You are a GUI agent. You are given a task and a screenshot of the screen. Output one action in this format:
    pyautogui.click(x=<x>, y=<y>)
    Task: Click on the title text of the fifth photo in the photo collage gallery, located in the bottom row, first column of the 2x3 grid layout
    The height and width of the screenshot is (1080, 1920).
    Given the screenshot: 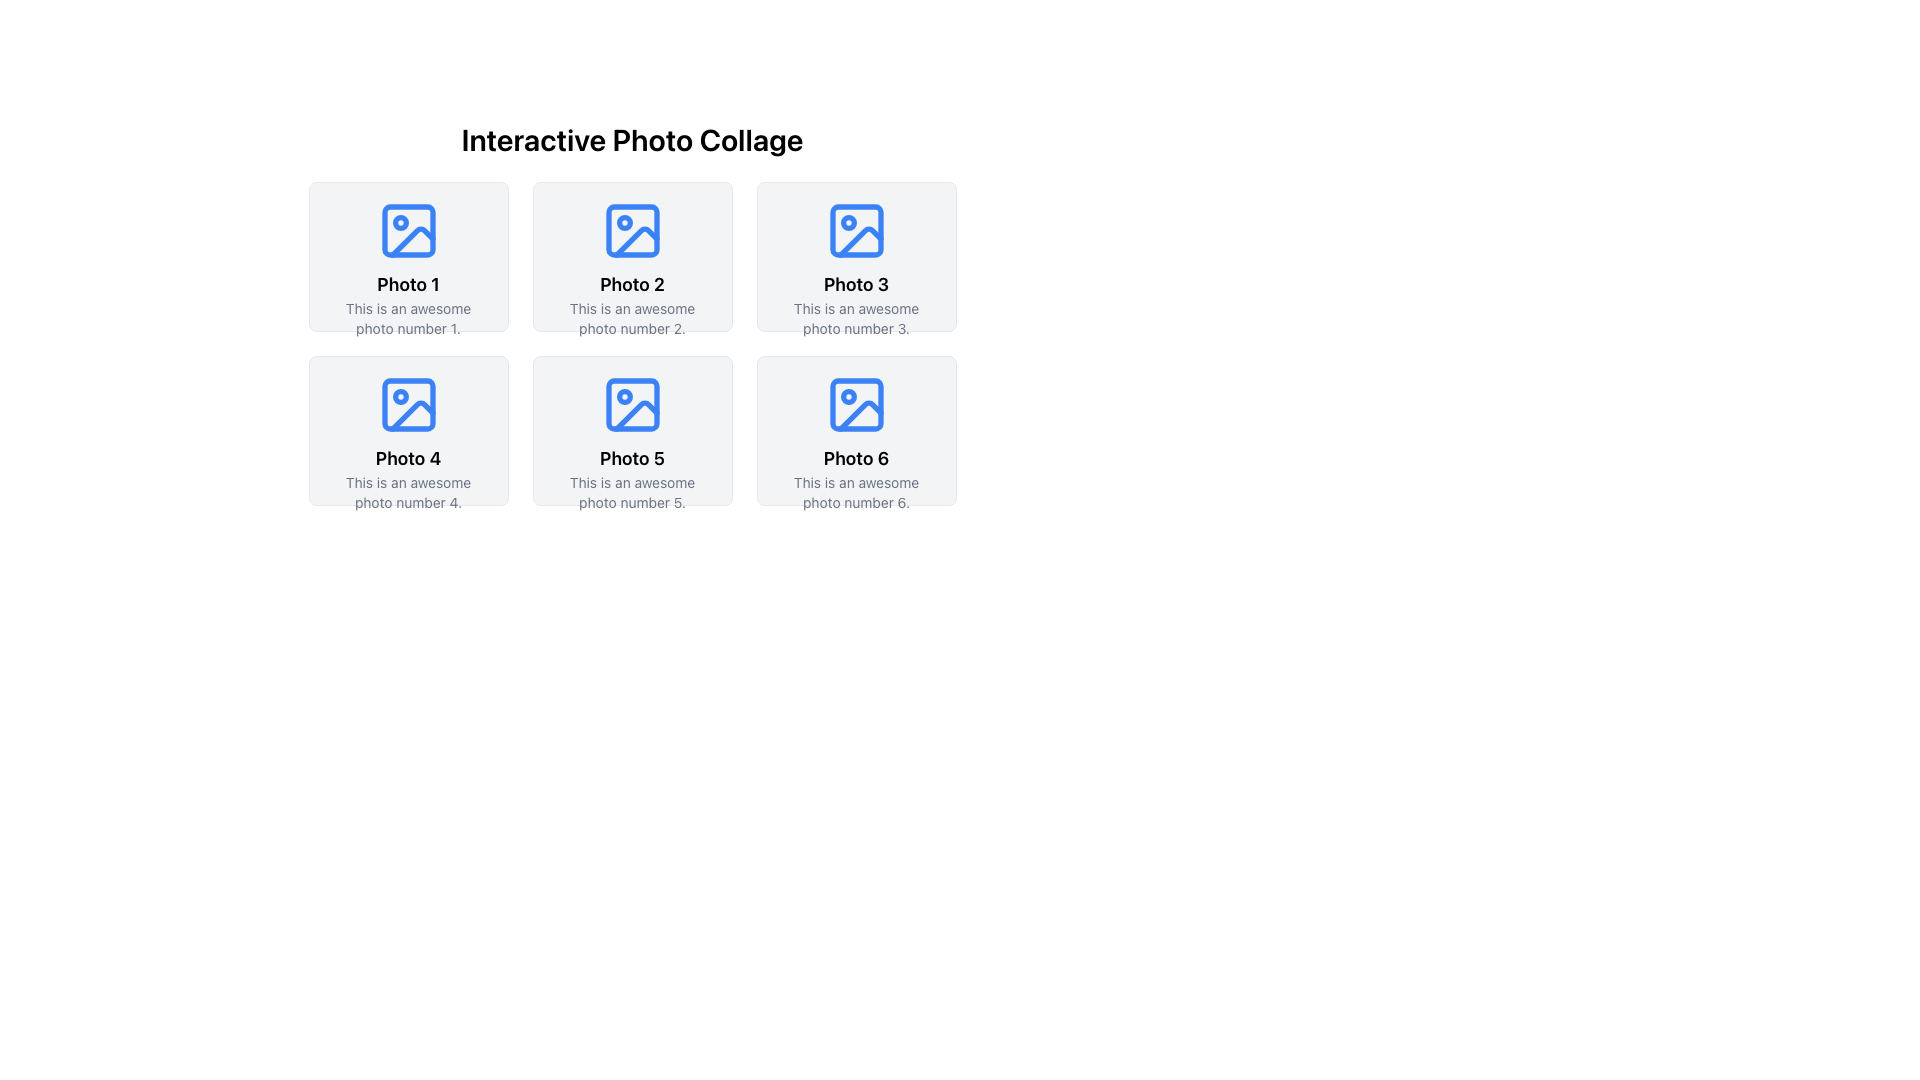 What is the action you would take?
    pyautogui.click(x=631, y=459)
    